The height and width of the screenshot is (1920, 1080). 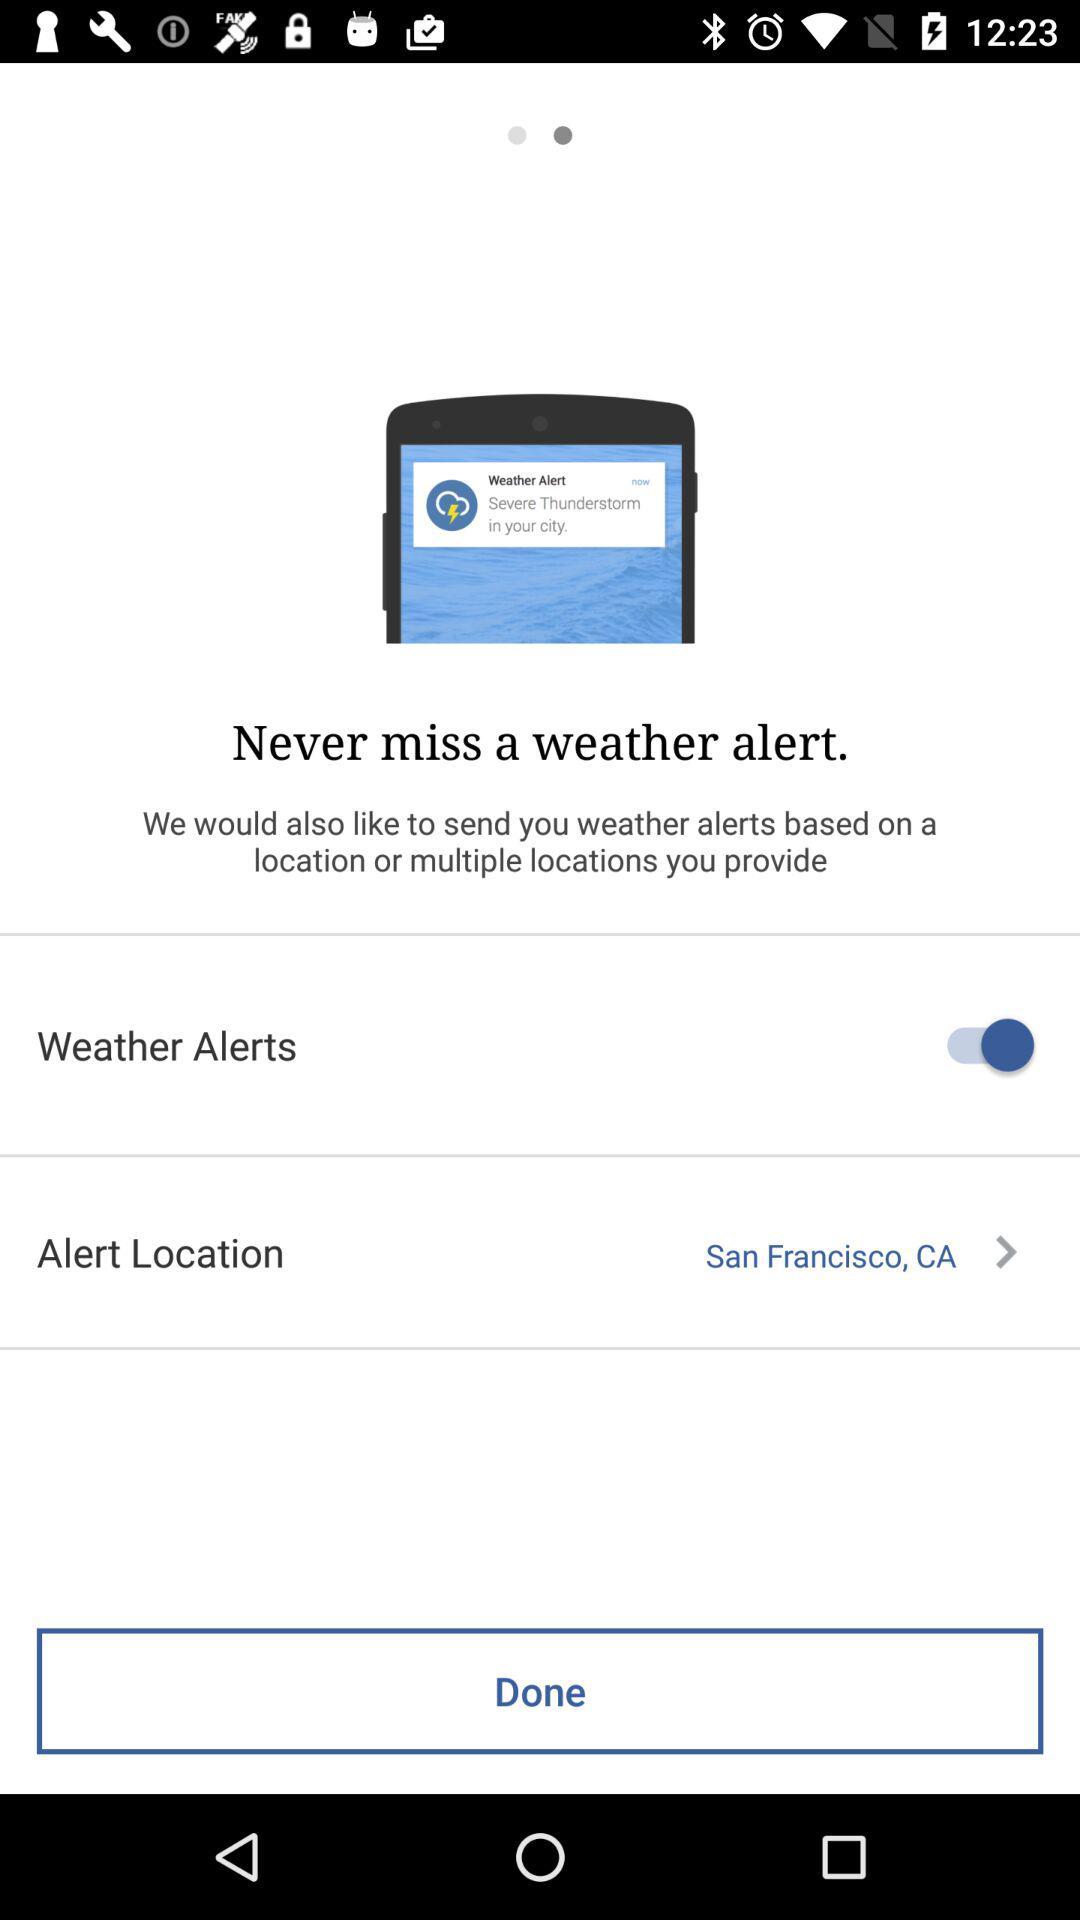 I want to click on done button, so click(x=540, y=1733).